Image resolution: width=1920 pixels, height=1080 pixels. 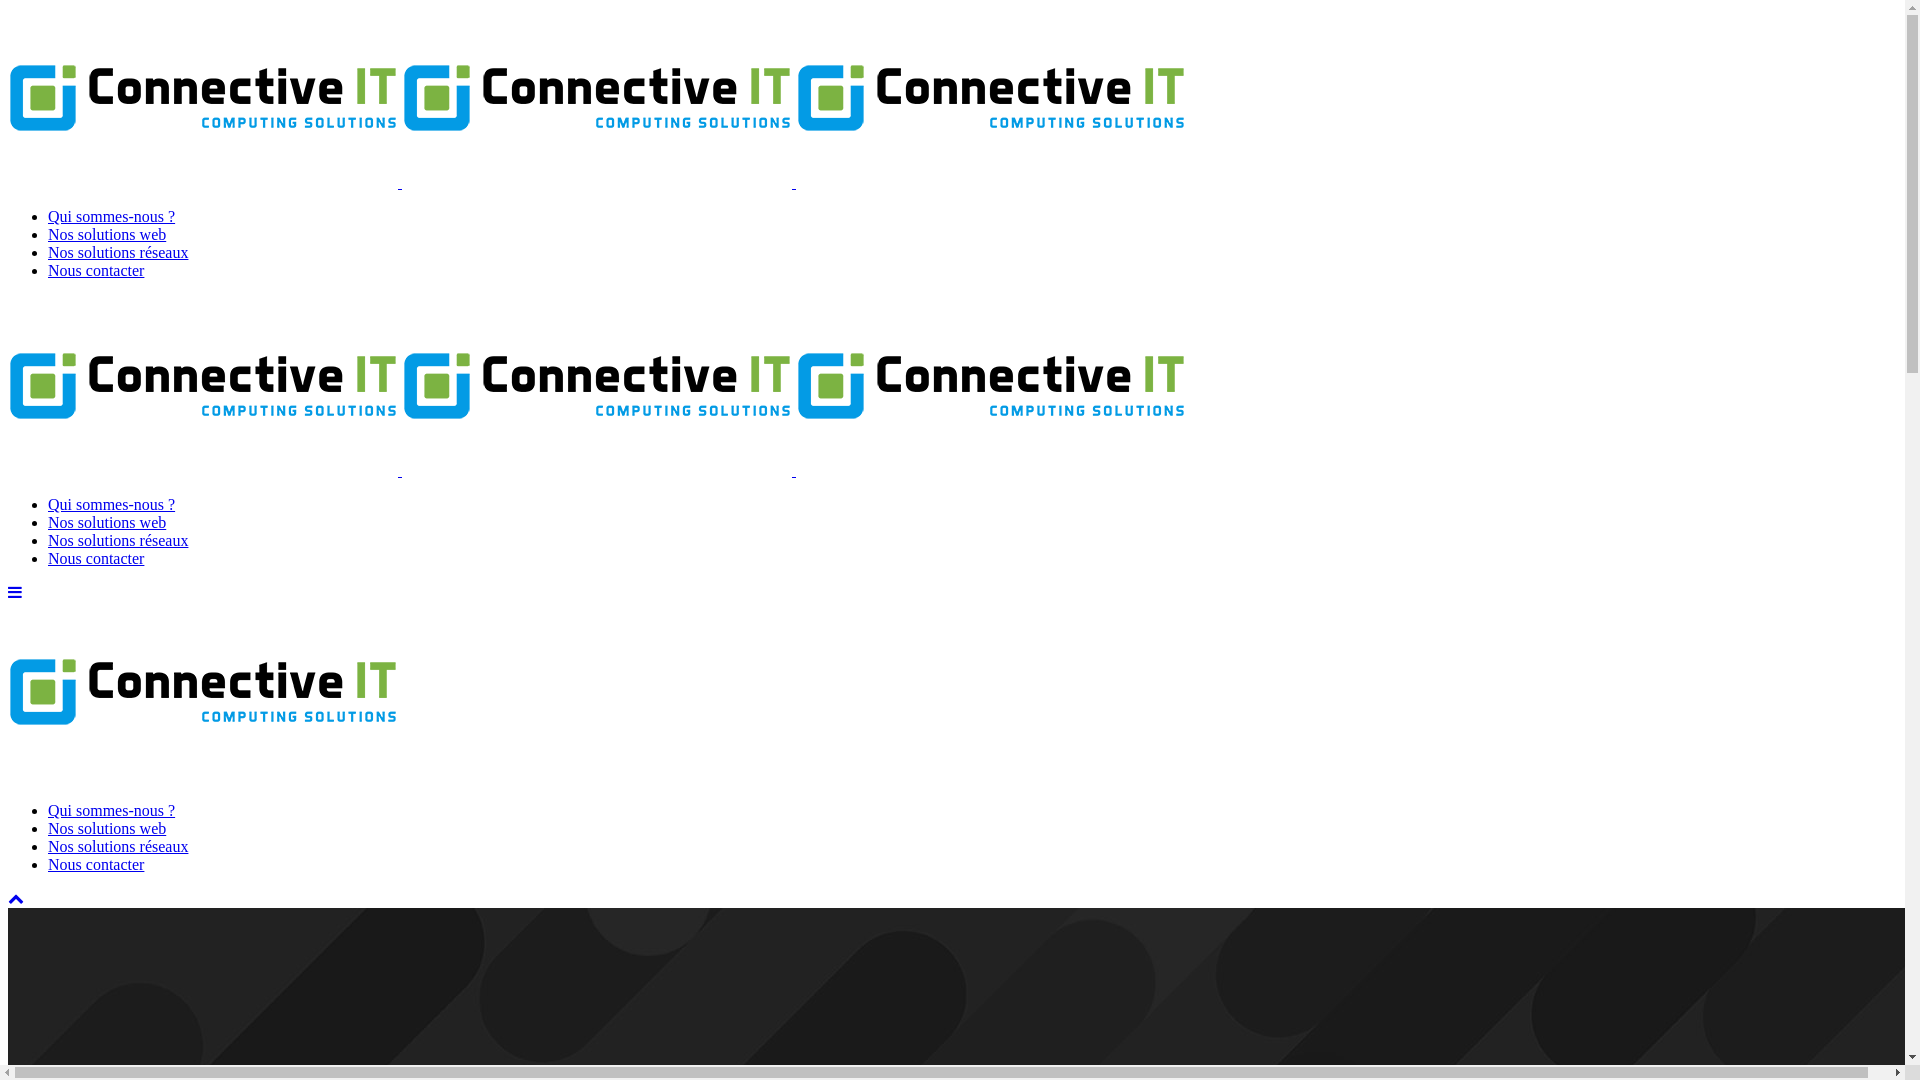 I want to click on 'Qui sommes-nous ?', so click(x=110, y=810).